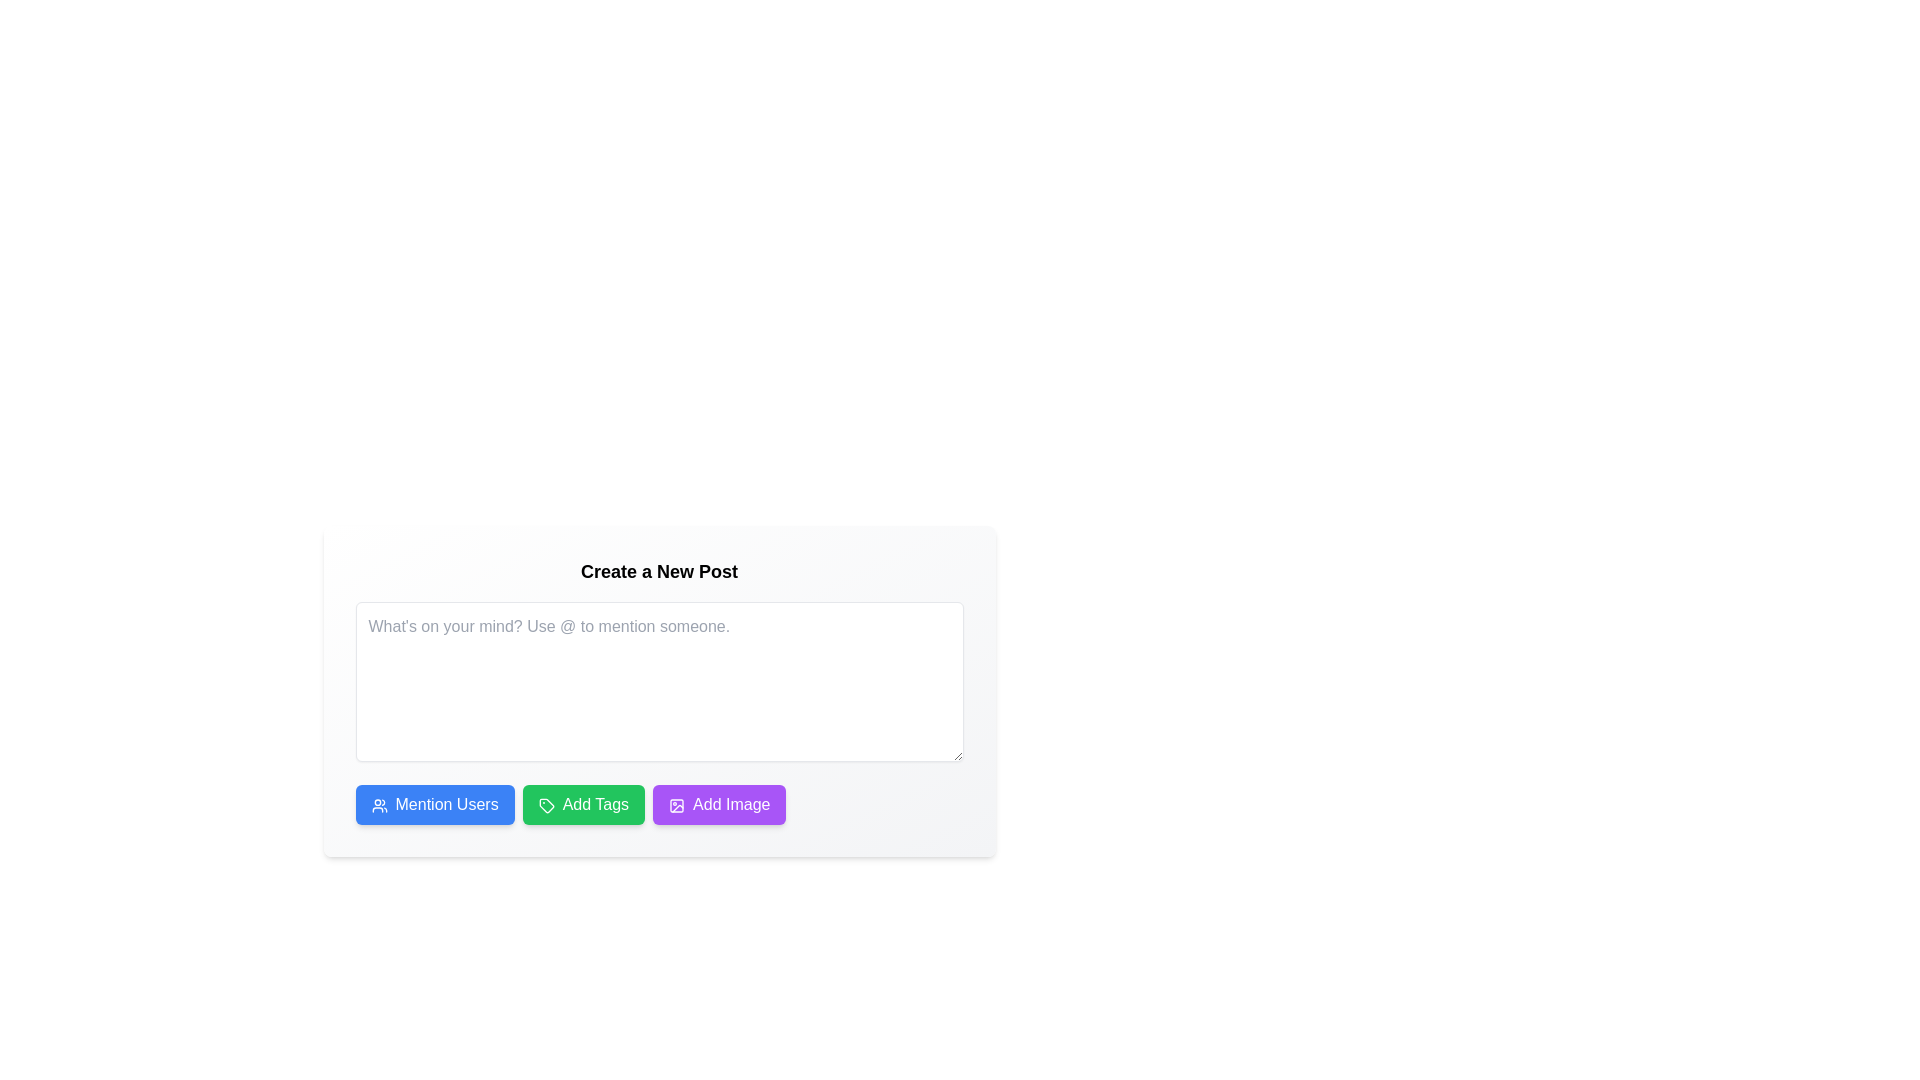 Image resolution: width=1920 pixels, height=1080 pixels. I want to click on the icon on the 'Add Tags' button, which is positioned leftmost within a green rectangular button, to initiate the tag addition process, so click(546, 804).